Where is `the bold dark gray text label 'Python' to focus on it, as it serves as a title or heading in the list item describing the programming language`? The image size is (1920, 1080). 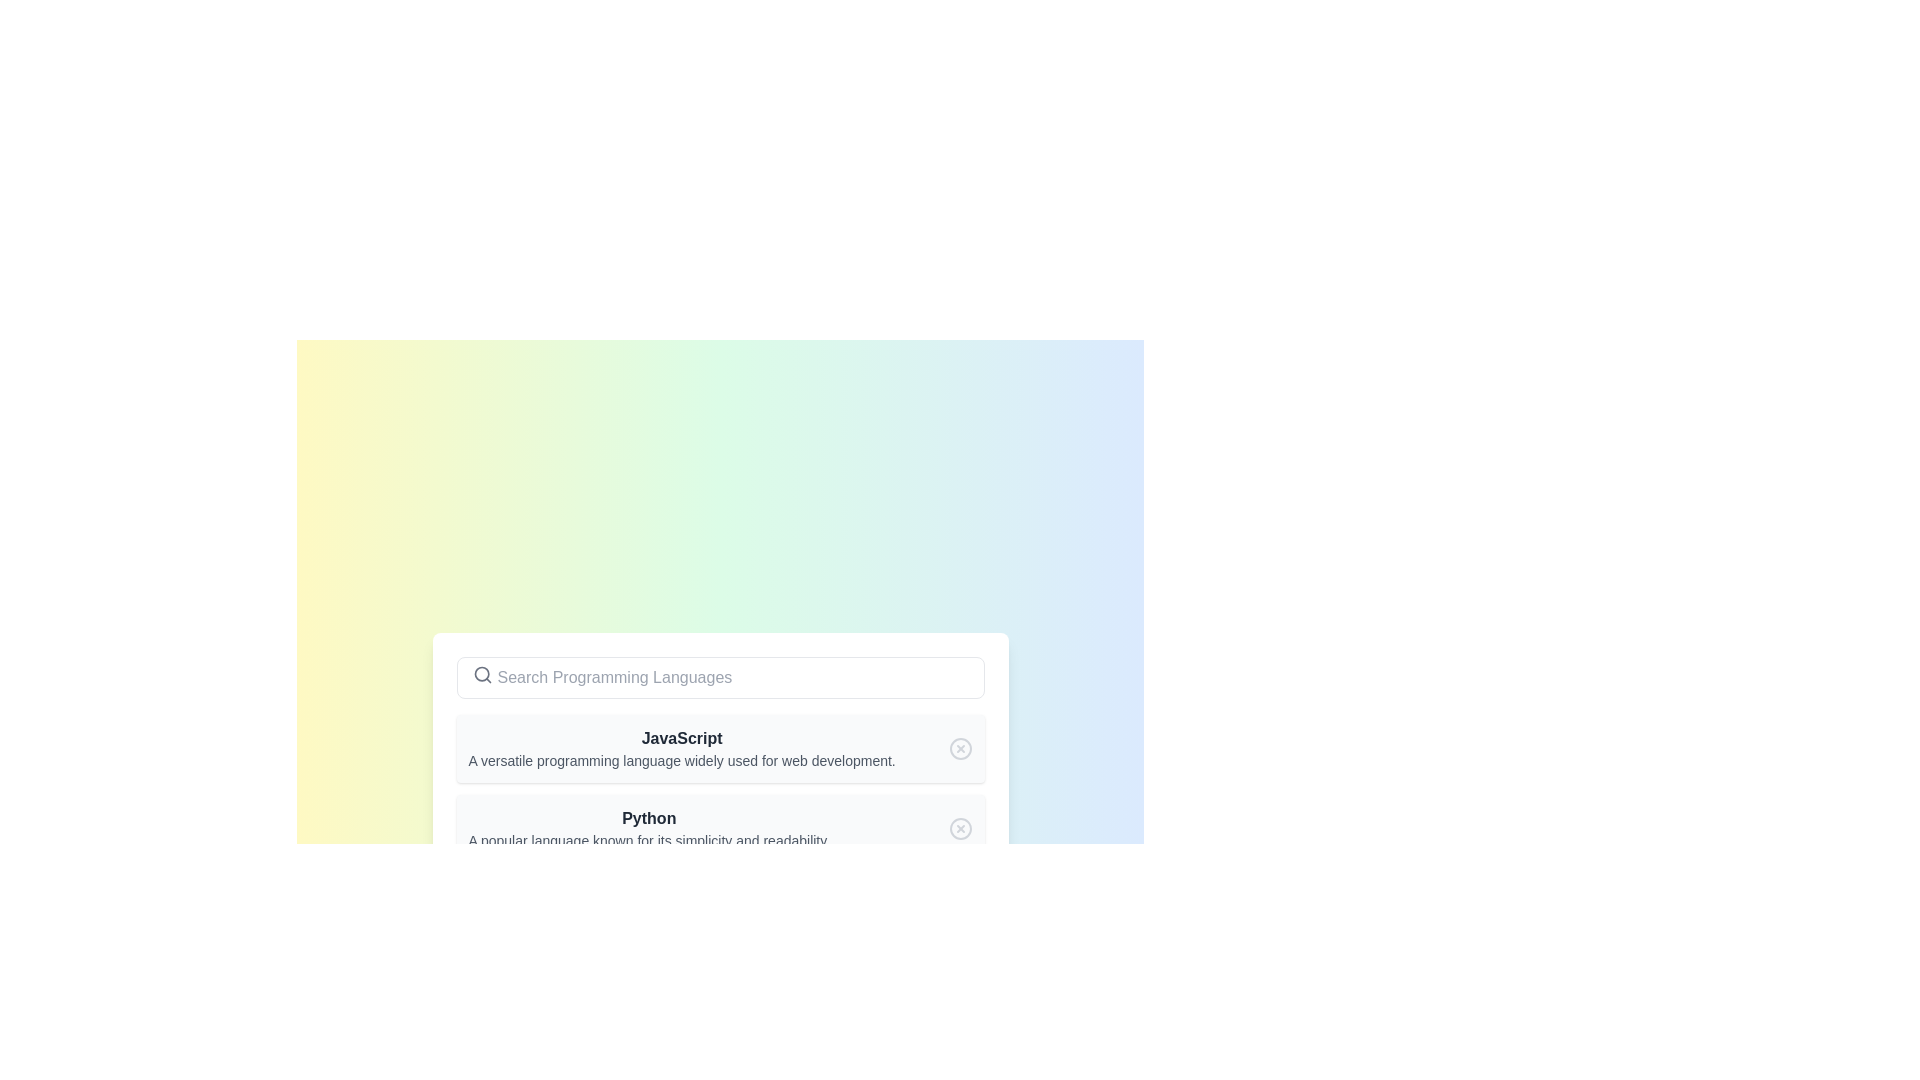
the bold dark gray text label 'Python' to focus on it, as it serves as a title or heading in the list item describing the programming language is located at coordinates (649, 818).